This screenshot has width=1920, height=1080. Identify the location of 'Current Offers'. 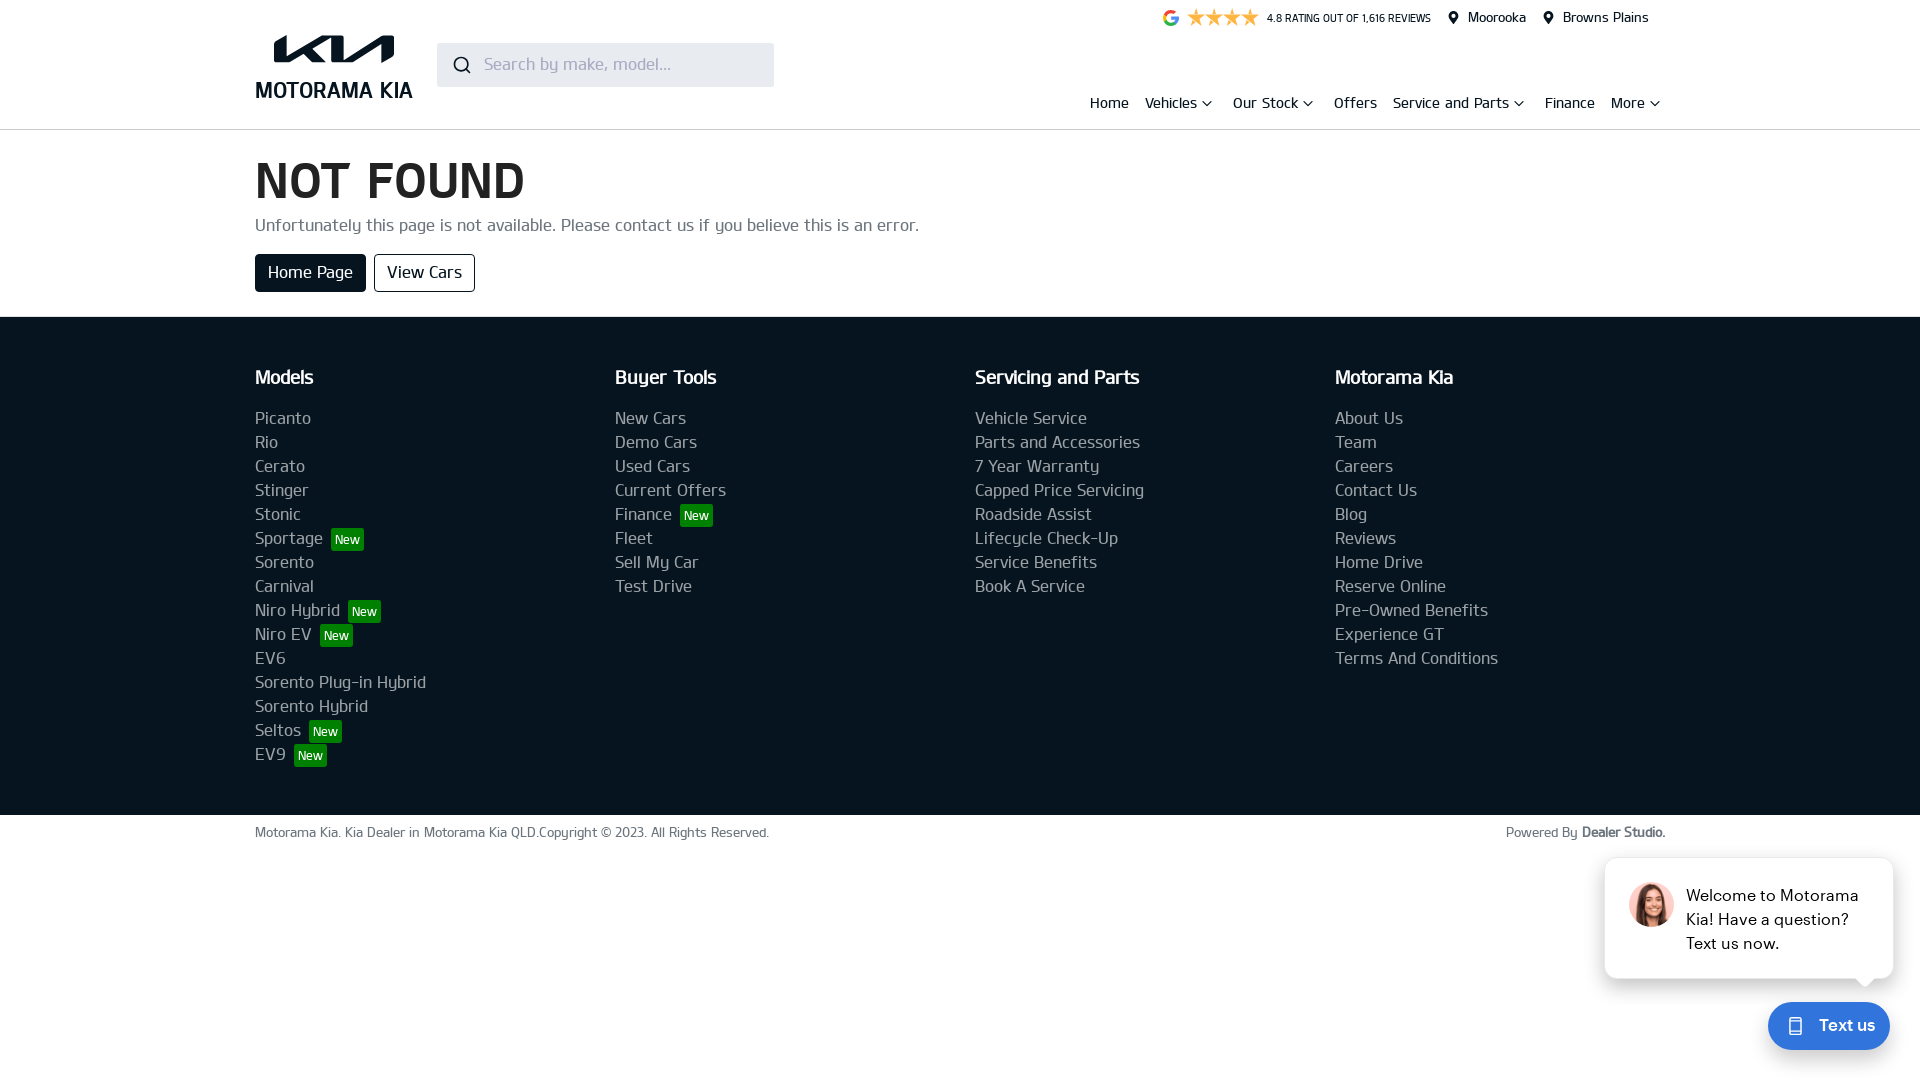
(670, 490).